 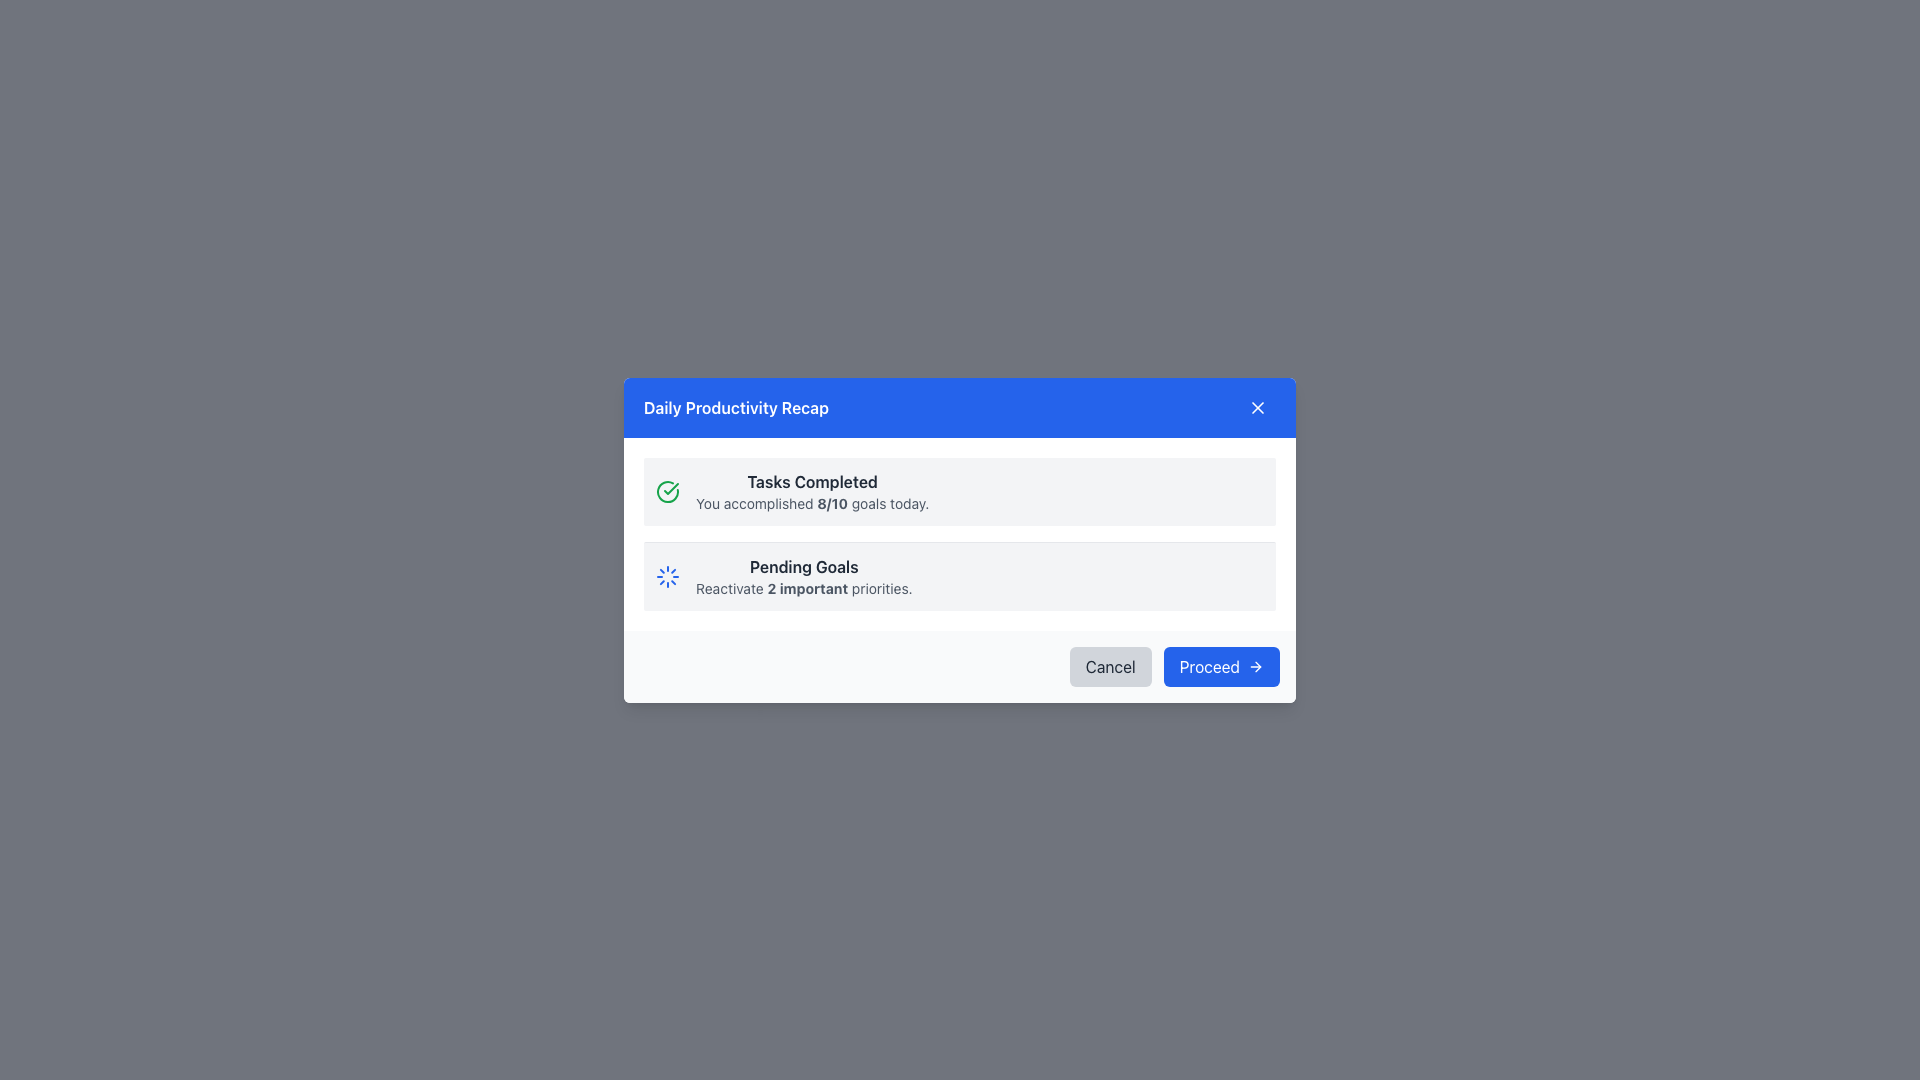 What do you see at coordinates (1220, 666) in the screenshot?
I see `the vibrant blue 'Proceed' button with rounded corners` at bounding box center [1220, 666].